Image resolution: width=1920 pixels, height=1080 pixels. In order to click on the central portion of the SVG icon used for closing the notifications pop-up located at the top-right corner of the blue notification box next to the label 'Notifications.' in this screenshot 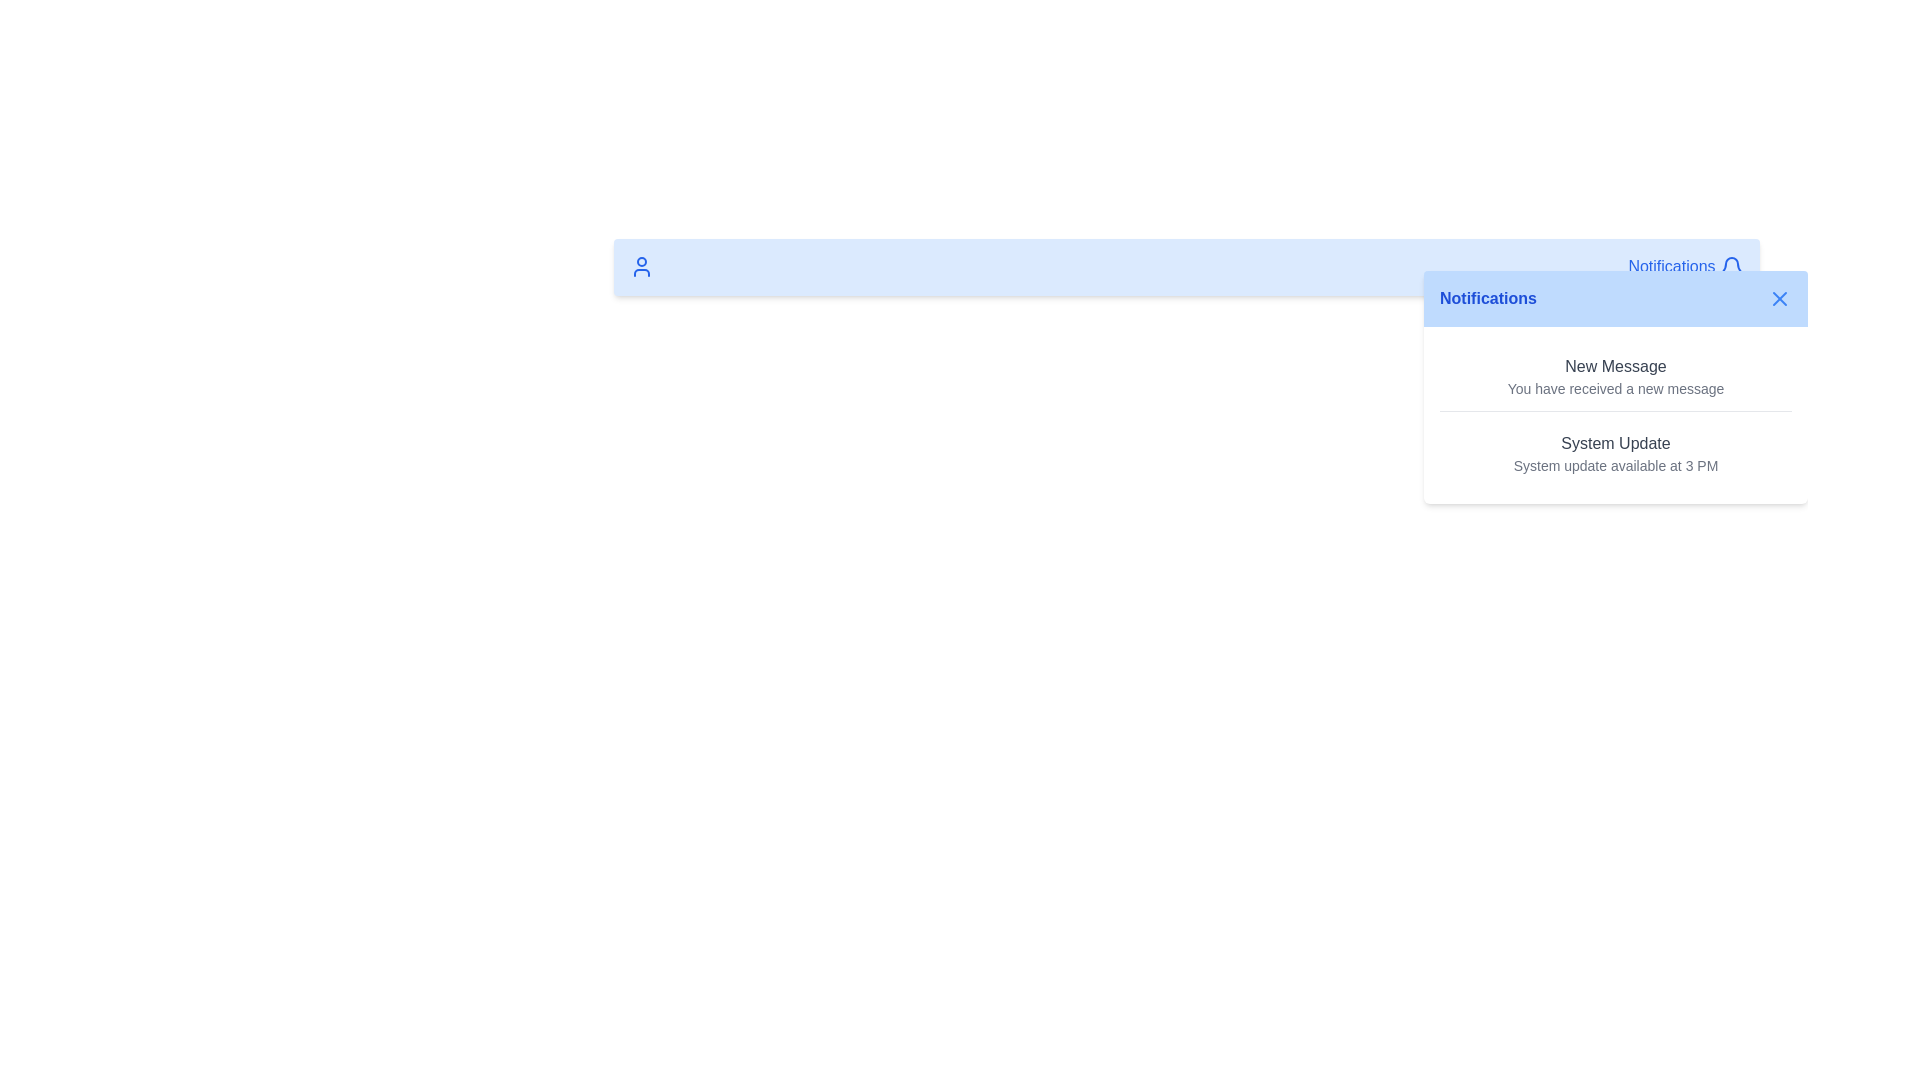, I will do `click(1780, 299)`.